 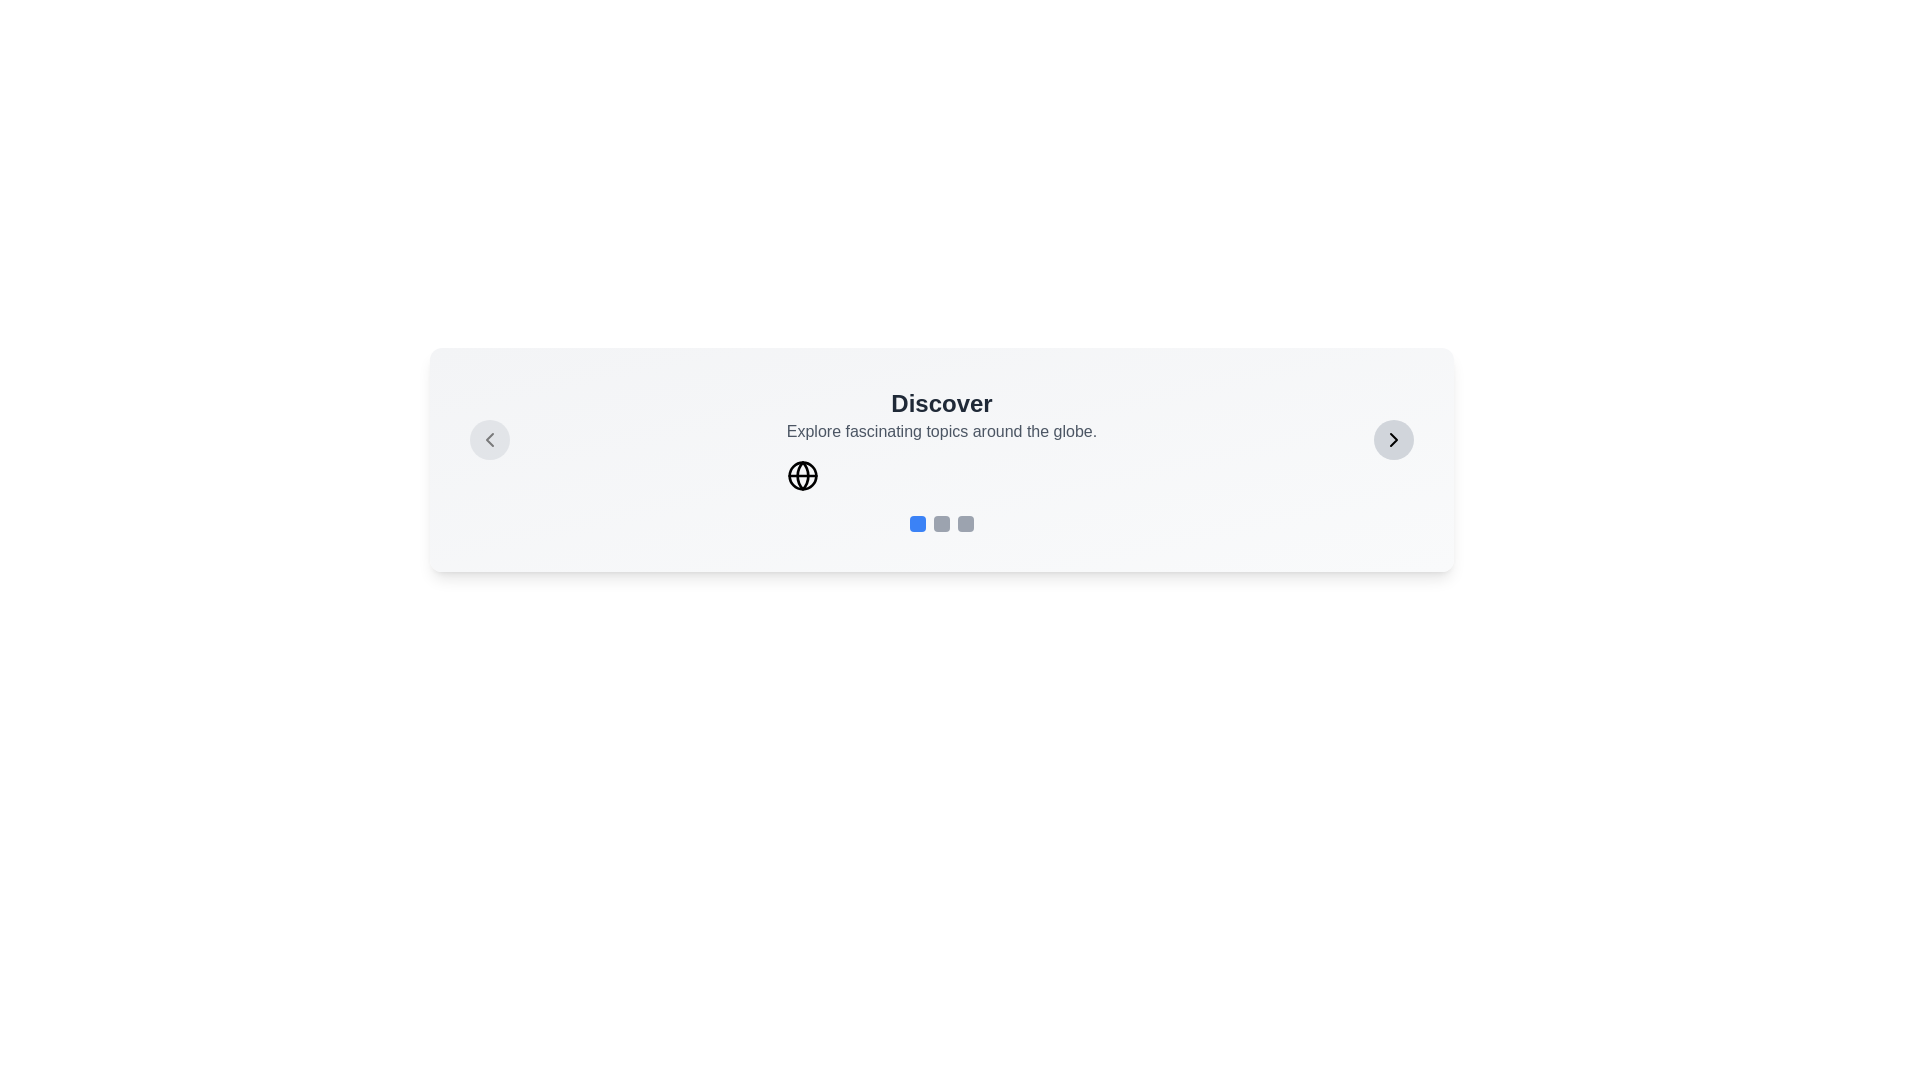 I want to click on the navigation button with a right-pointing arrow icon located at the far right of the interface, so click(x=1392, y=438).